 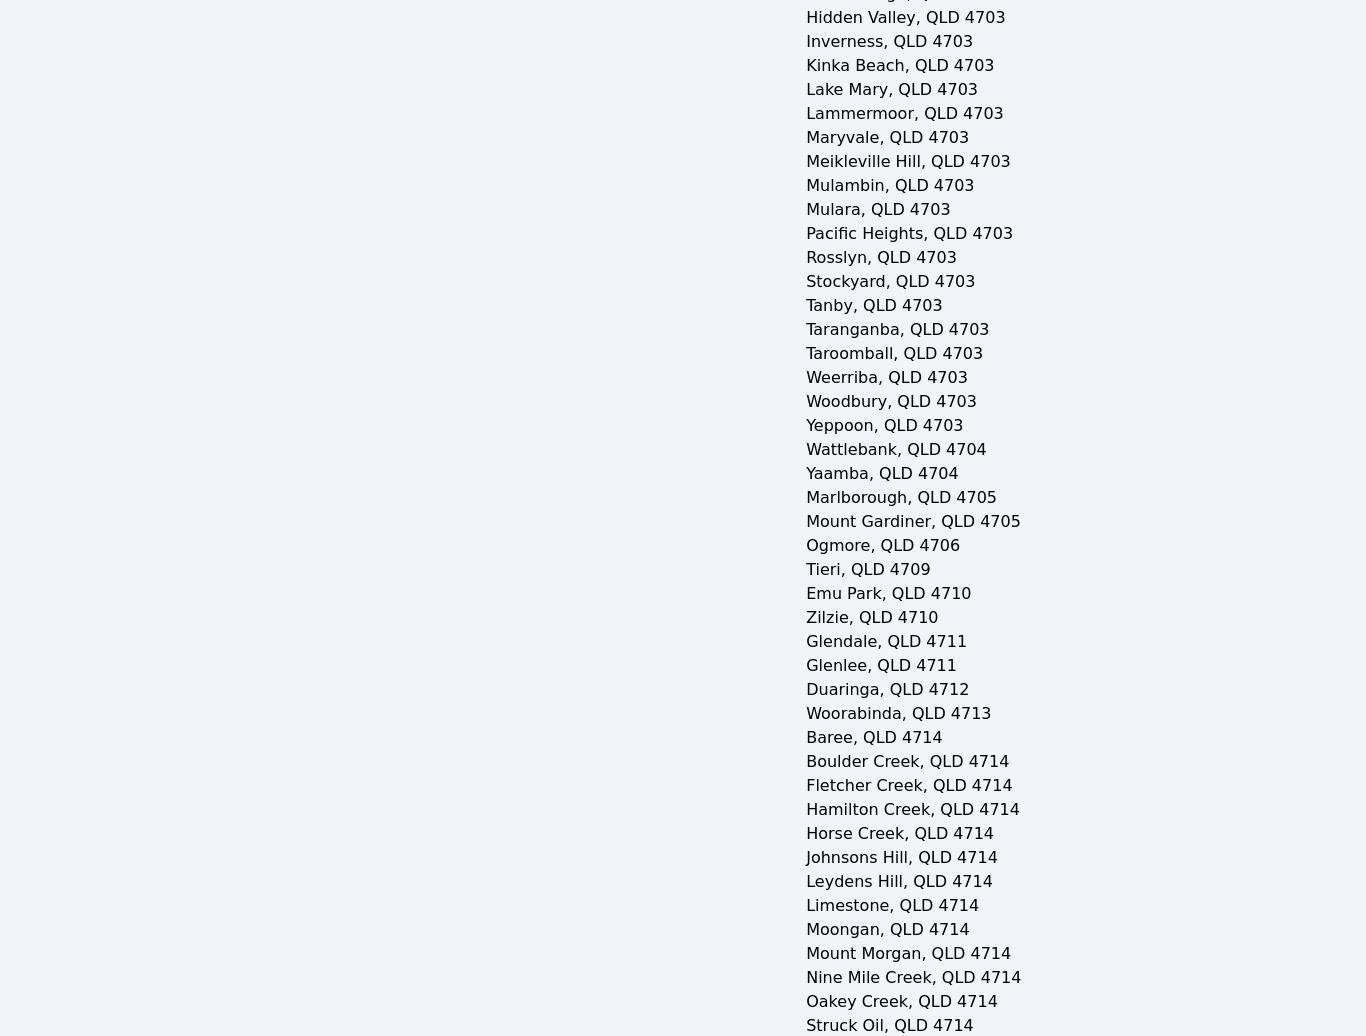 What do you see at coordinates (885, 641) in the screenshot?
I see `'Glendale, QLD 4711'` at bounding box center [885, 641].